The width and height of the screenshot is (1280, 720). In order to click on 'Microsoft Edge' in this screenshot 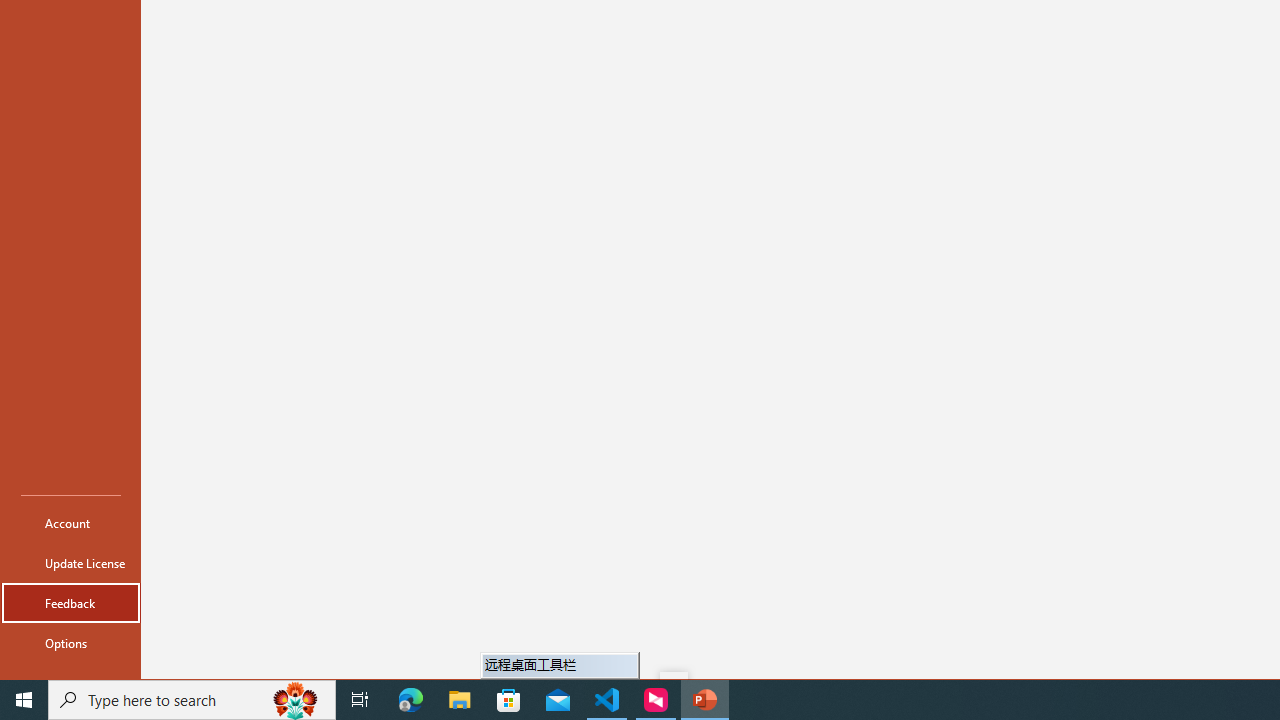, I will do `click(410, 698)`.